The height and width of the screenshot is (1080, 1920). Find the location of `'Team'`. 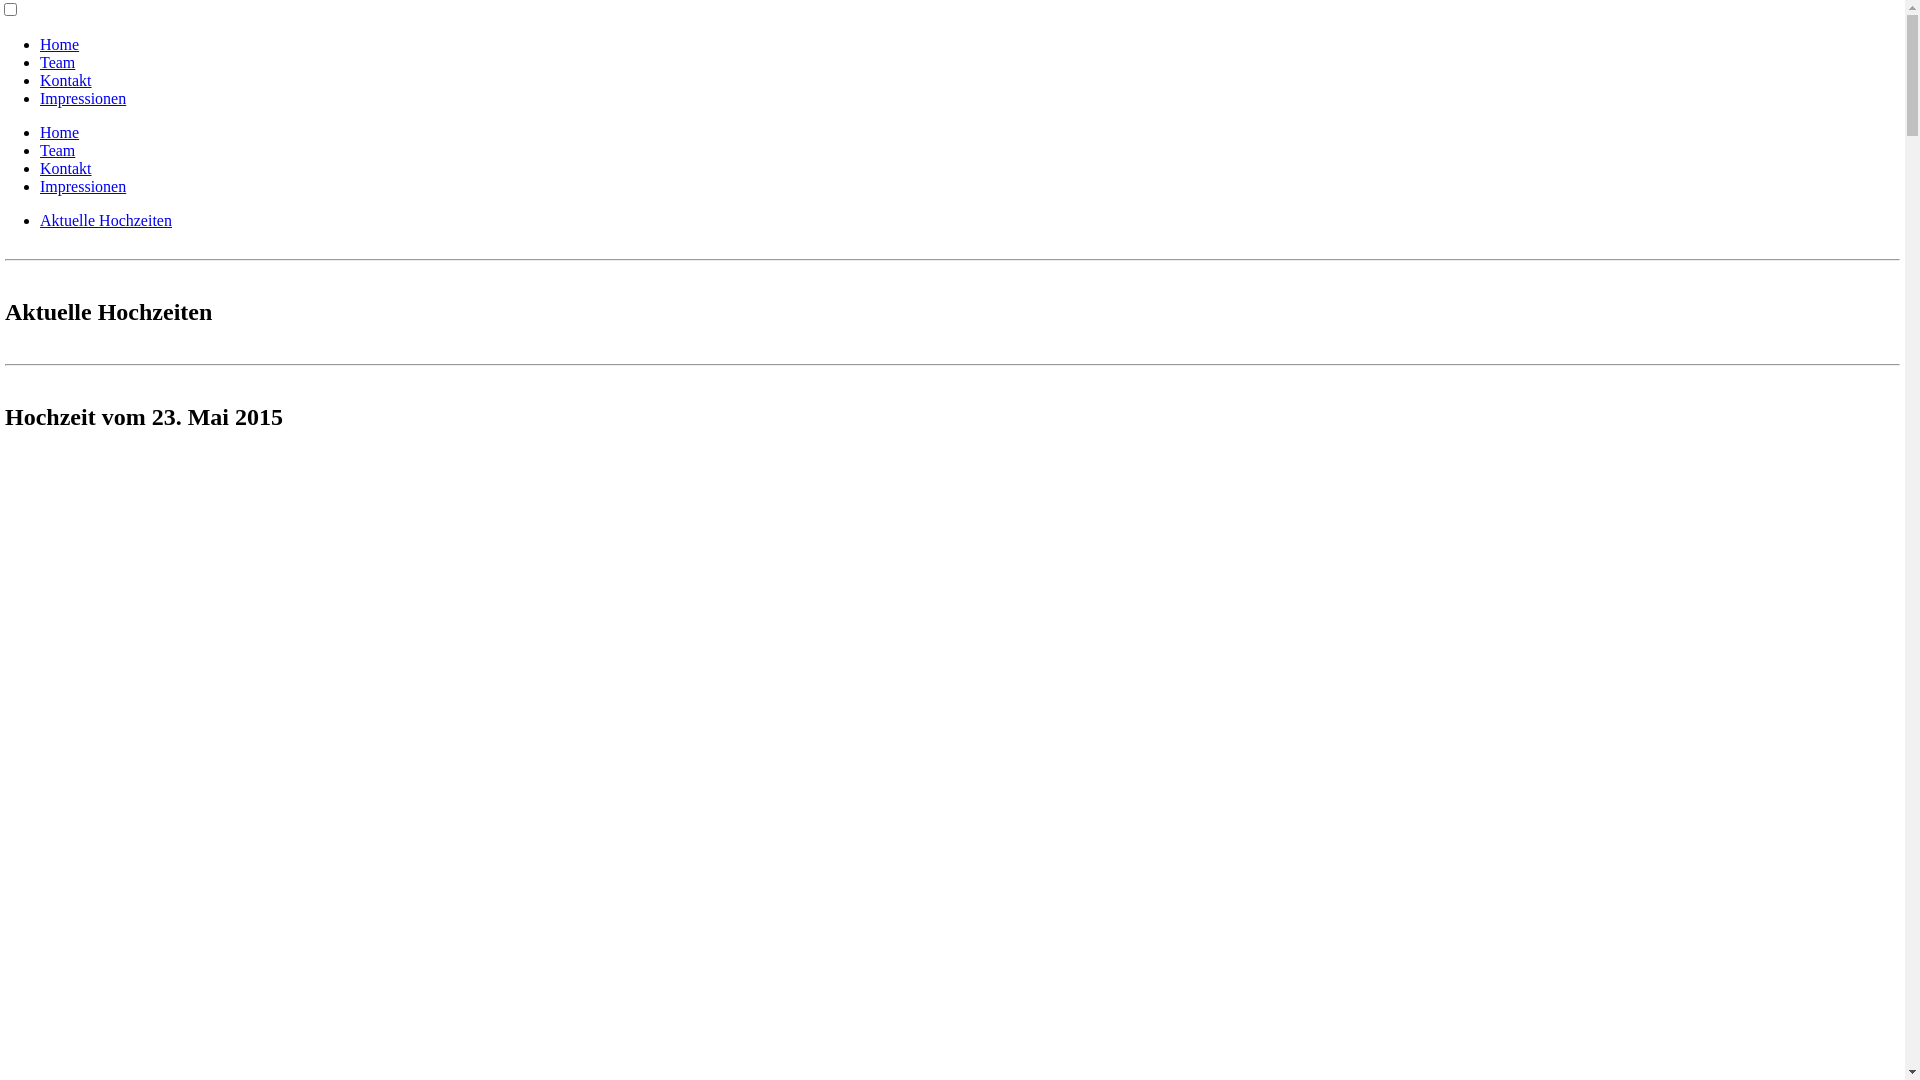

'Team' is located at coordinates (57, 149).